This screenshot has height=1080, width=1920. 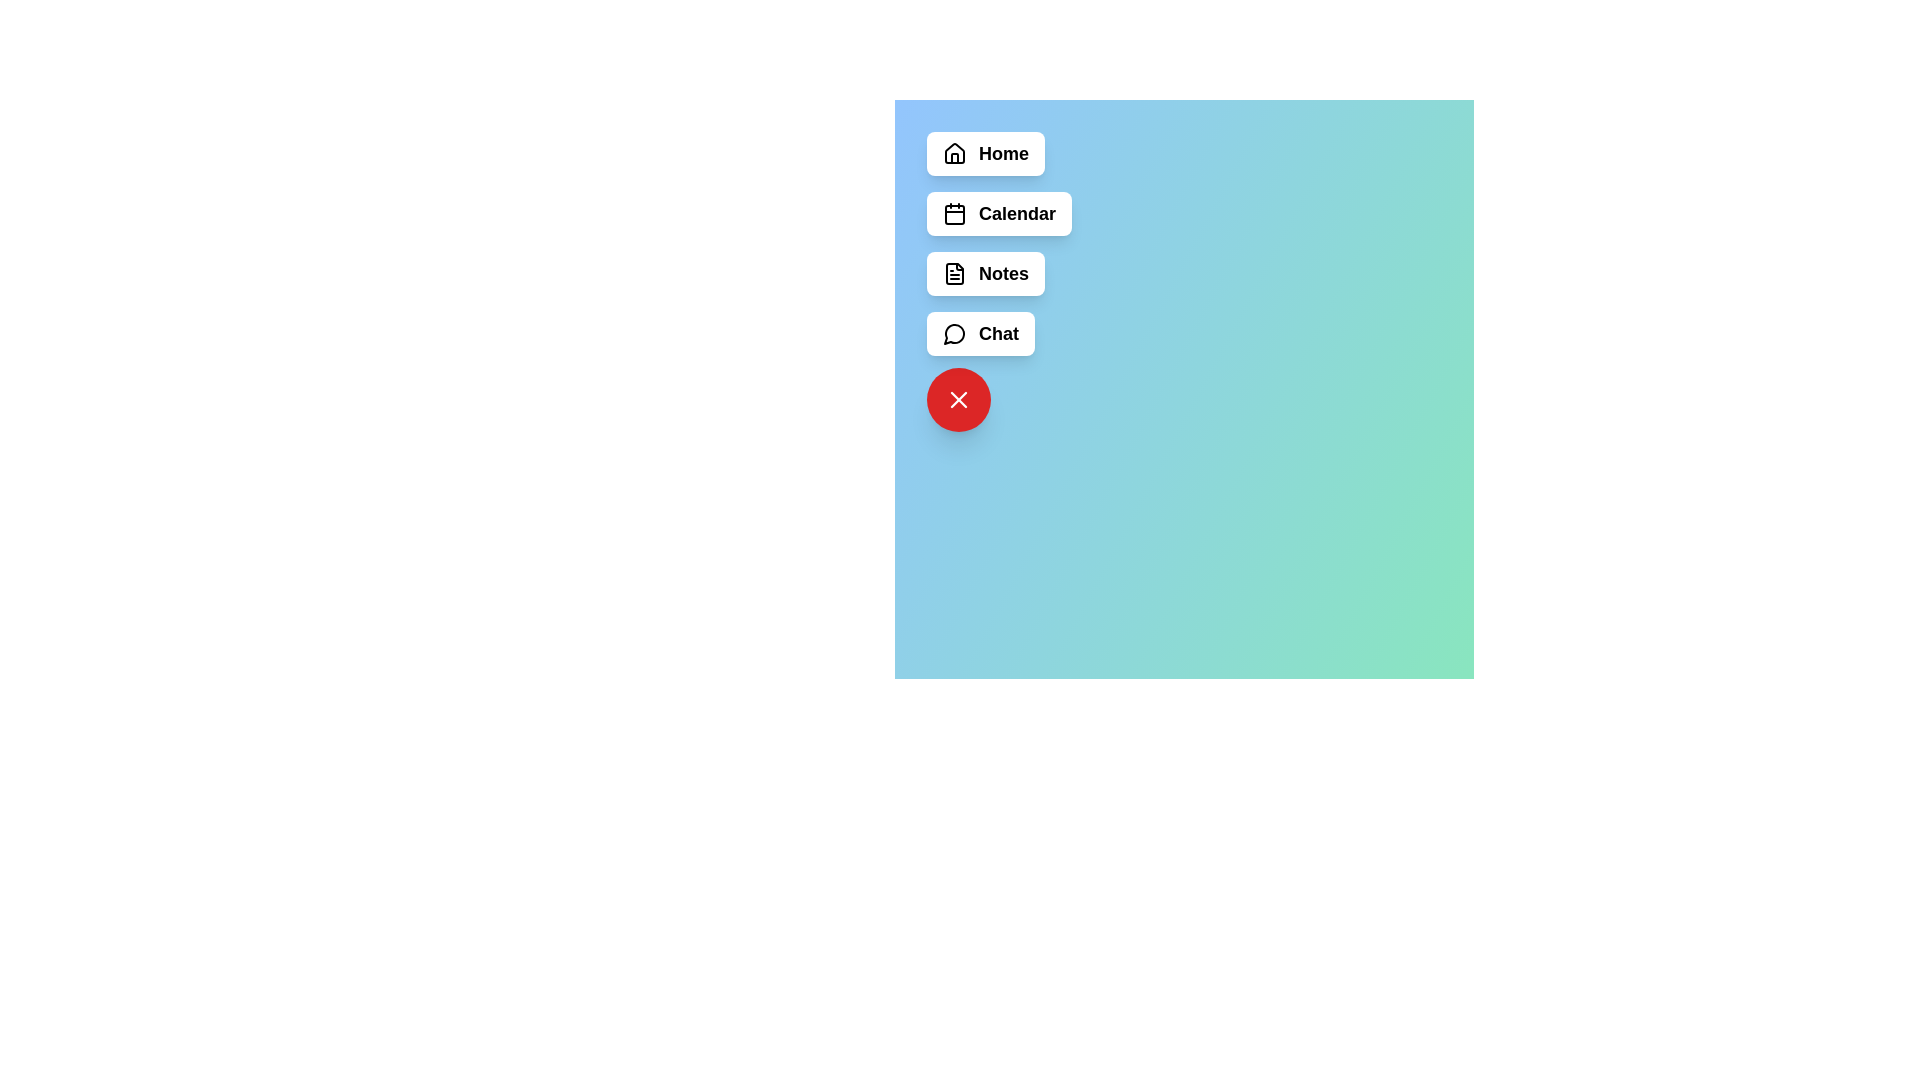 I want to click on the menu button labeled Chat to observe its hover effect, so click(x=980, y=333).